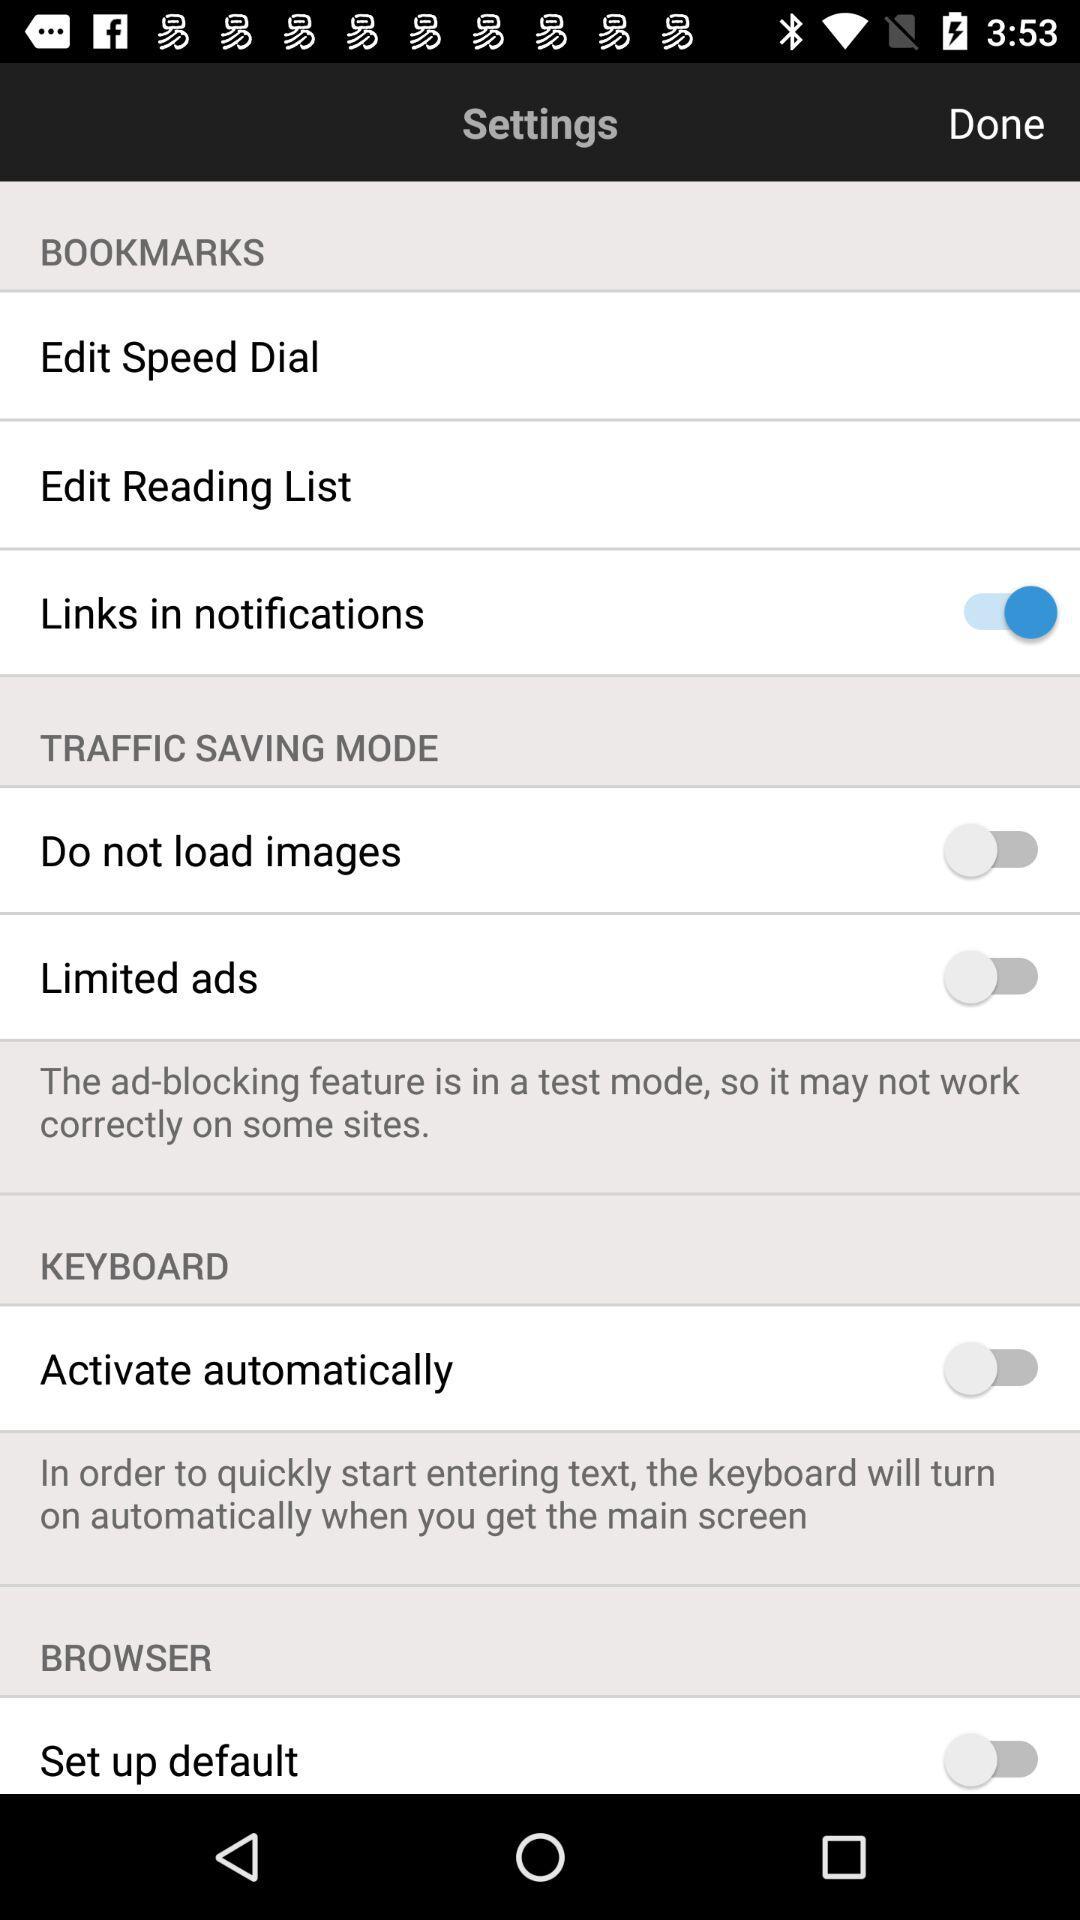 Image resolution: width=1080 pixels, height=1920 pixels. I want to click on activate keyboard automatically, so click(1000, 1367).